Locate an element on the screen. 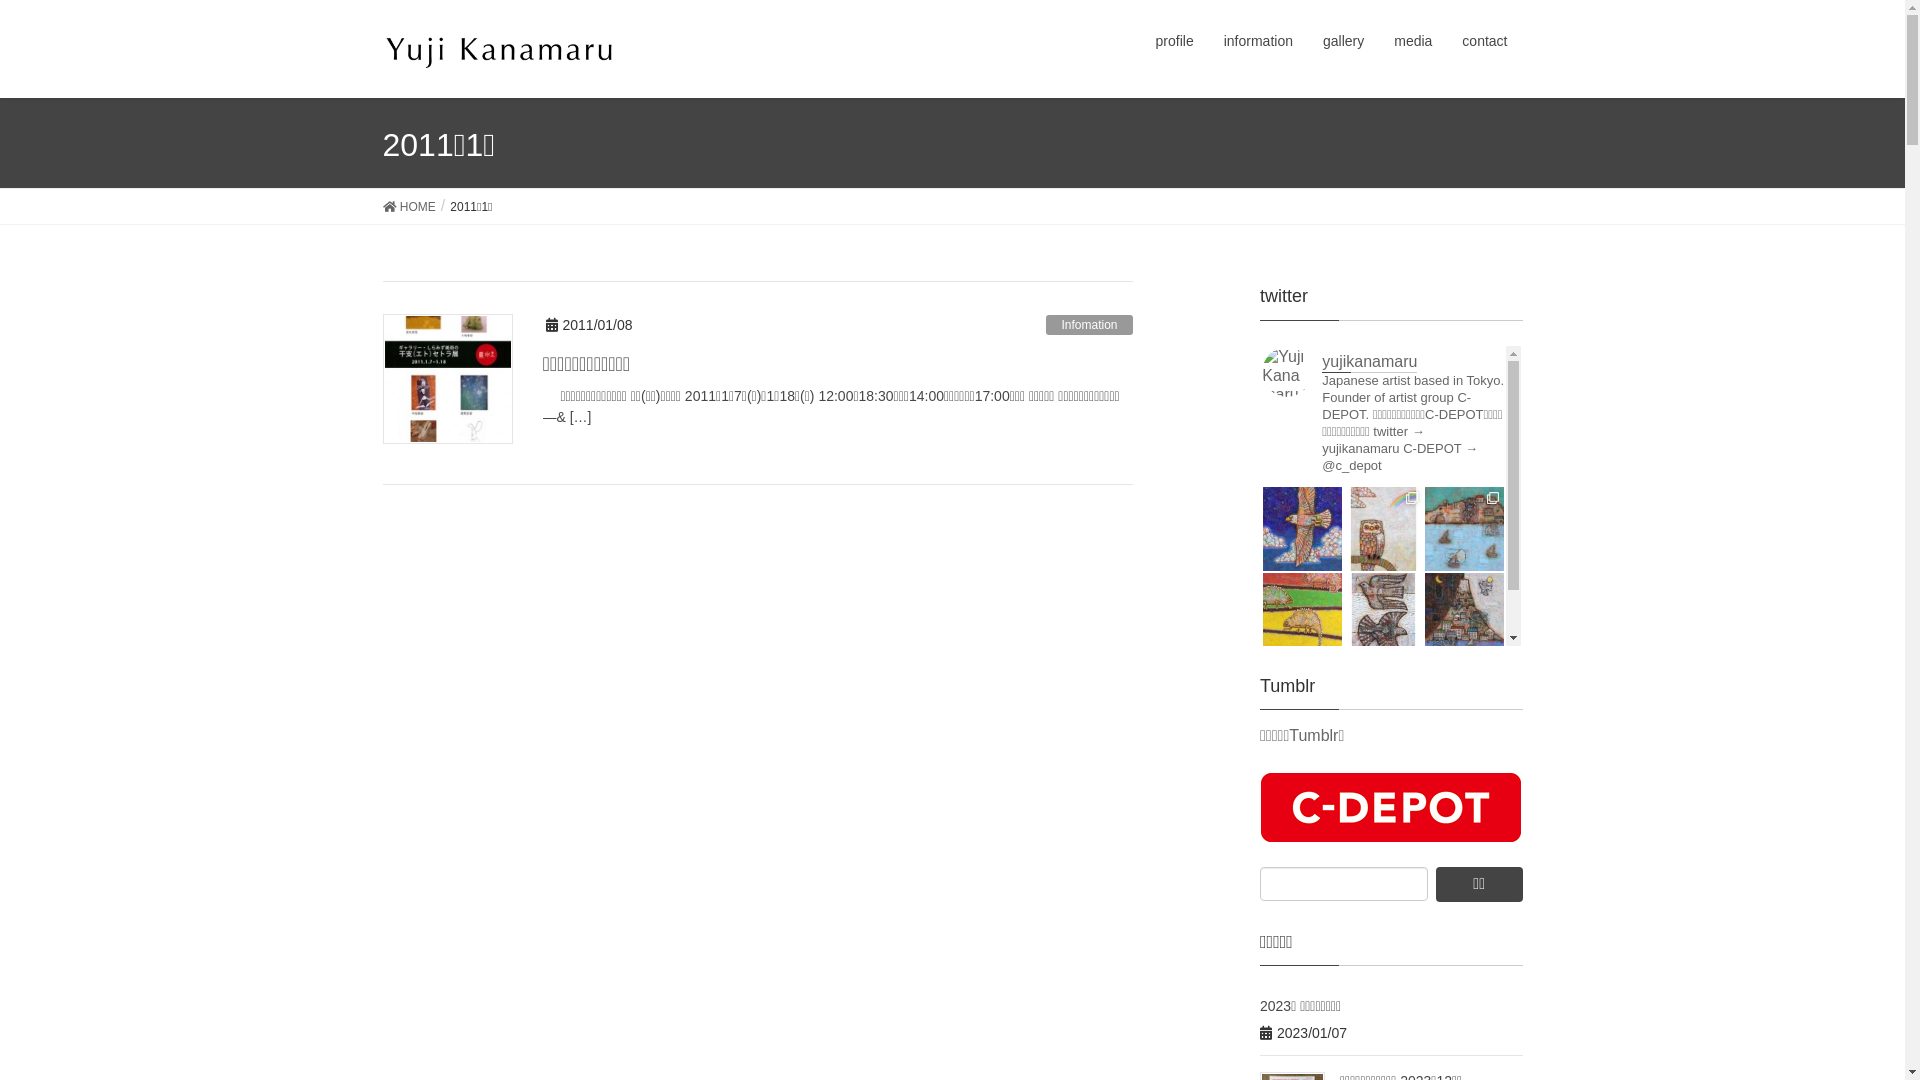 This screenshot has height=1080, width=1920. 'media' is located at coordinates (1411, 41).